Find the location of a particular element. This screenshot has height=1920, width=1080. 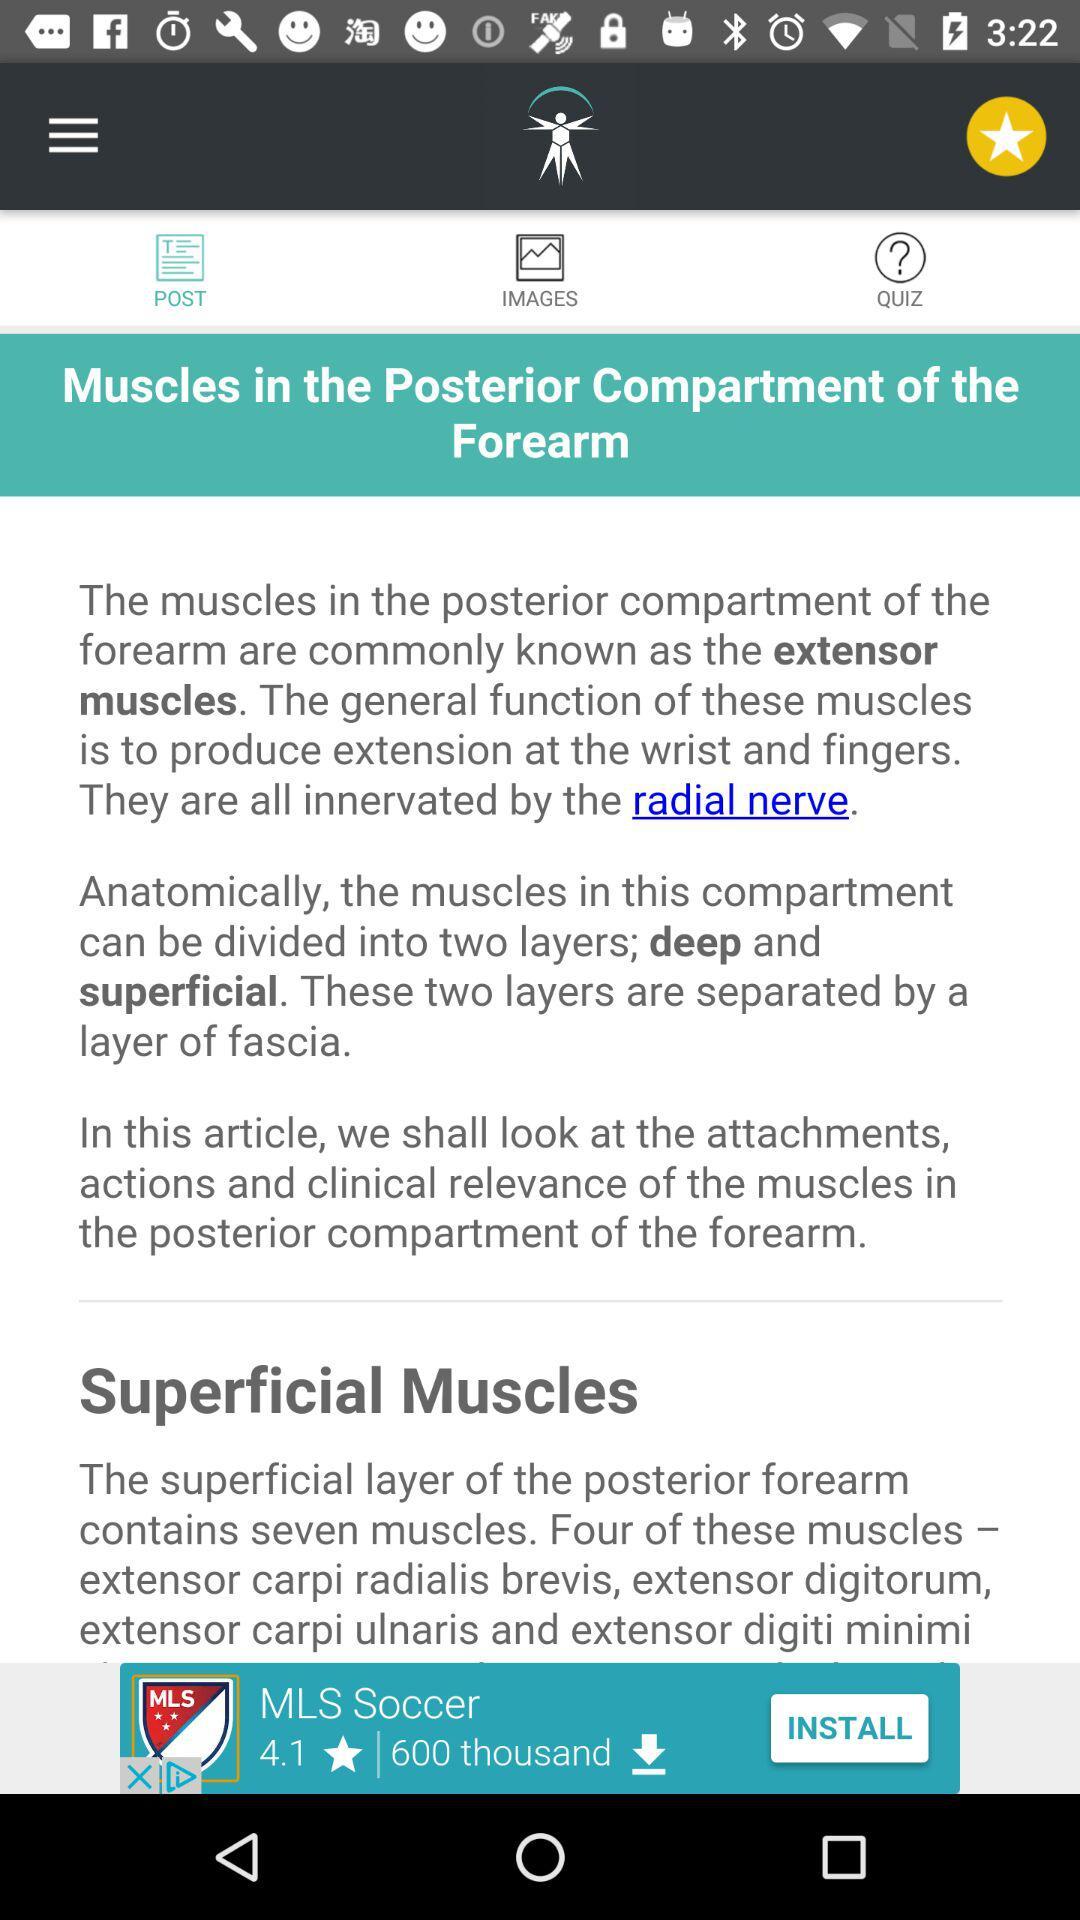

advertisement for mls soccer app is located at coordinates (540, 1727).